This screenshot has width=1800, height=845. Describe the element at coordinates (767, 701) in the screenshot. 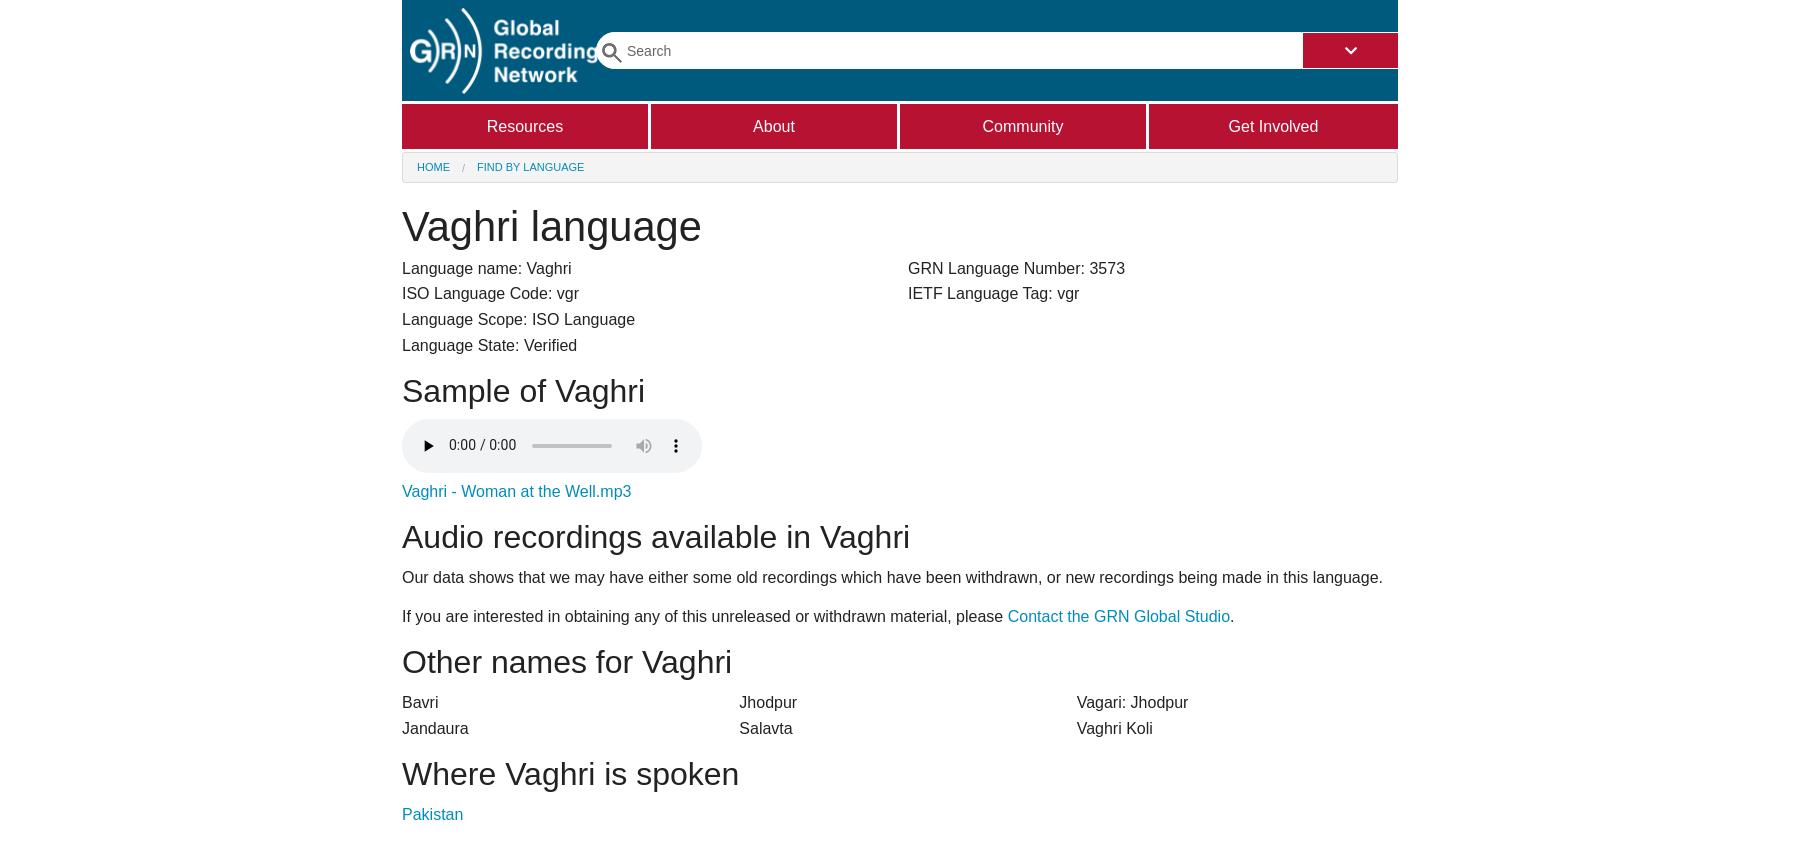

I see `'Jhodpur'` at that location.